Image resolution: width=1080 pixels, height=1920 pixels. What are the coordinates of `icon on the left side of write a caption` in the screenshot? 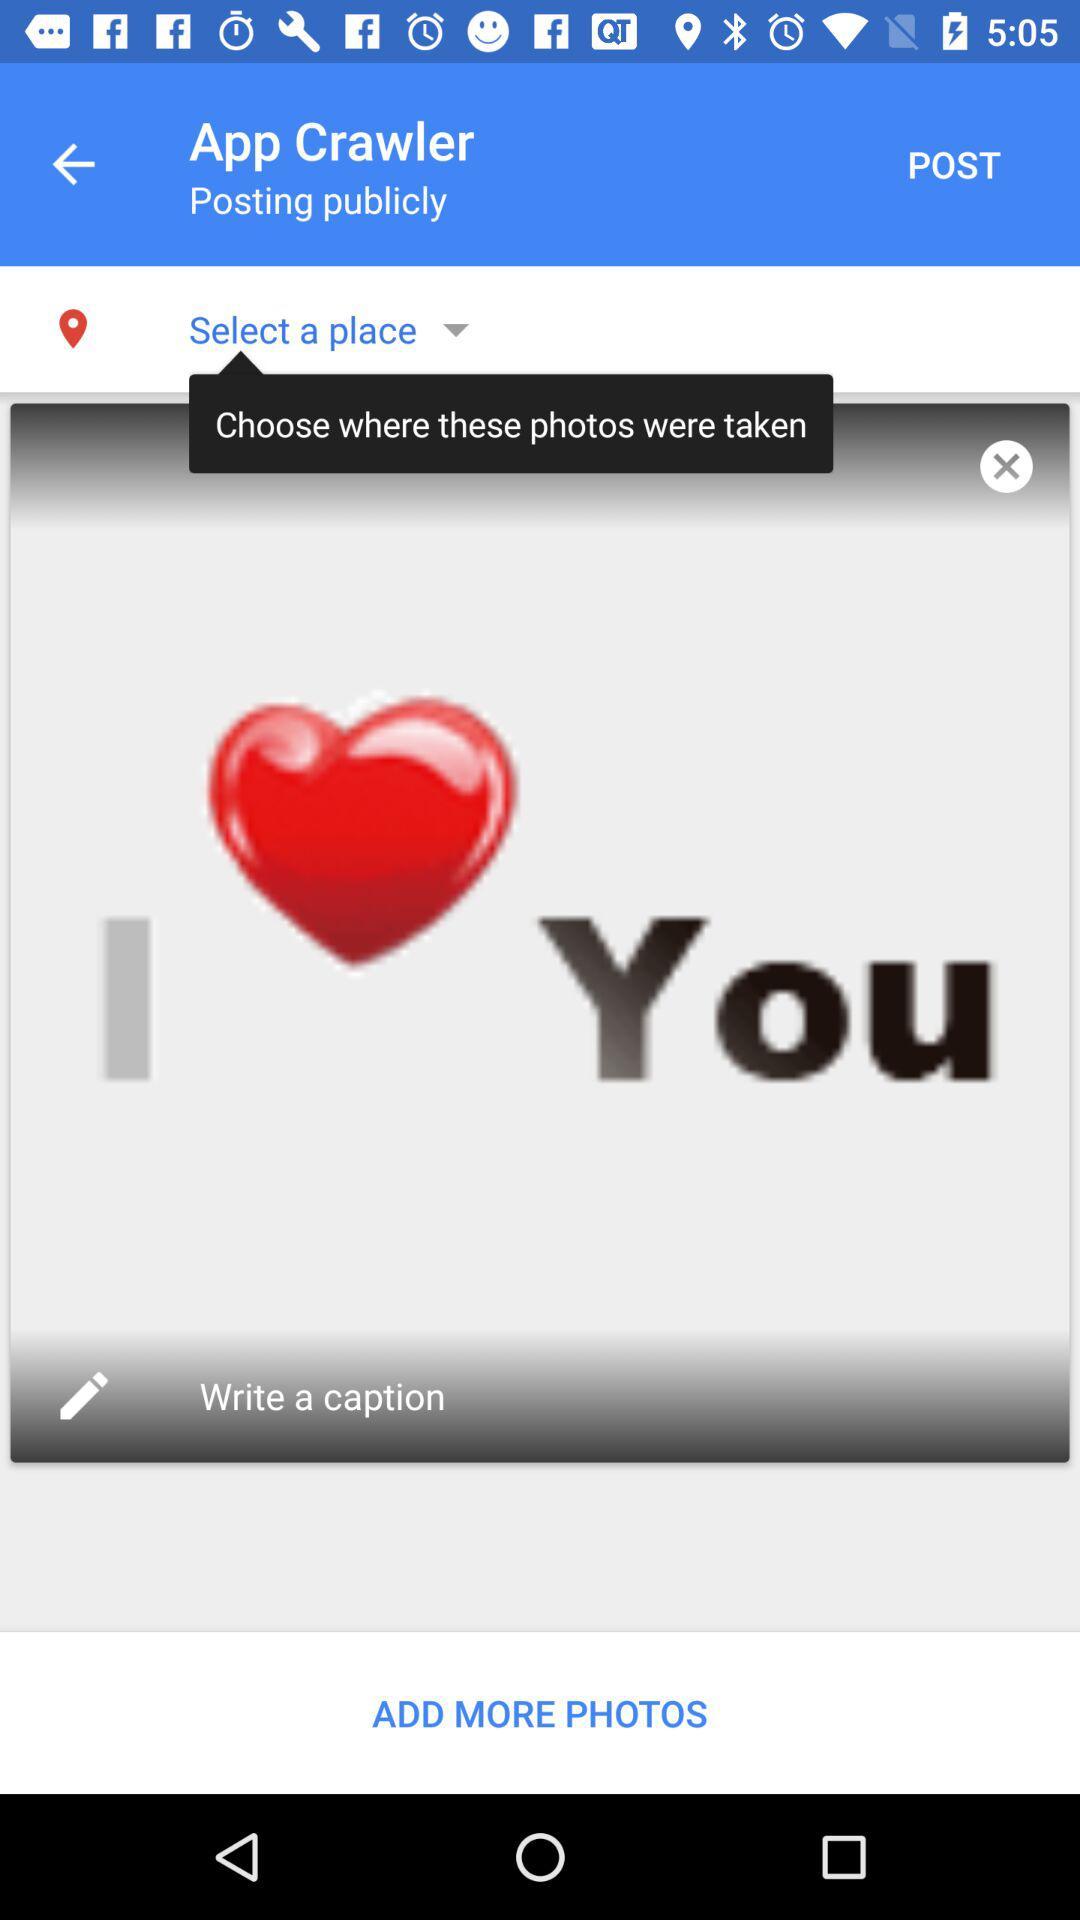 It's located at (83, 1394).